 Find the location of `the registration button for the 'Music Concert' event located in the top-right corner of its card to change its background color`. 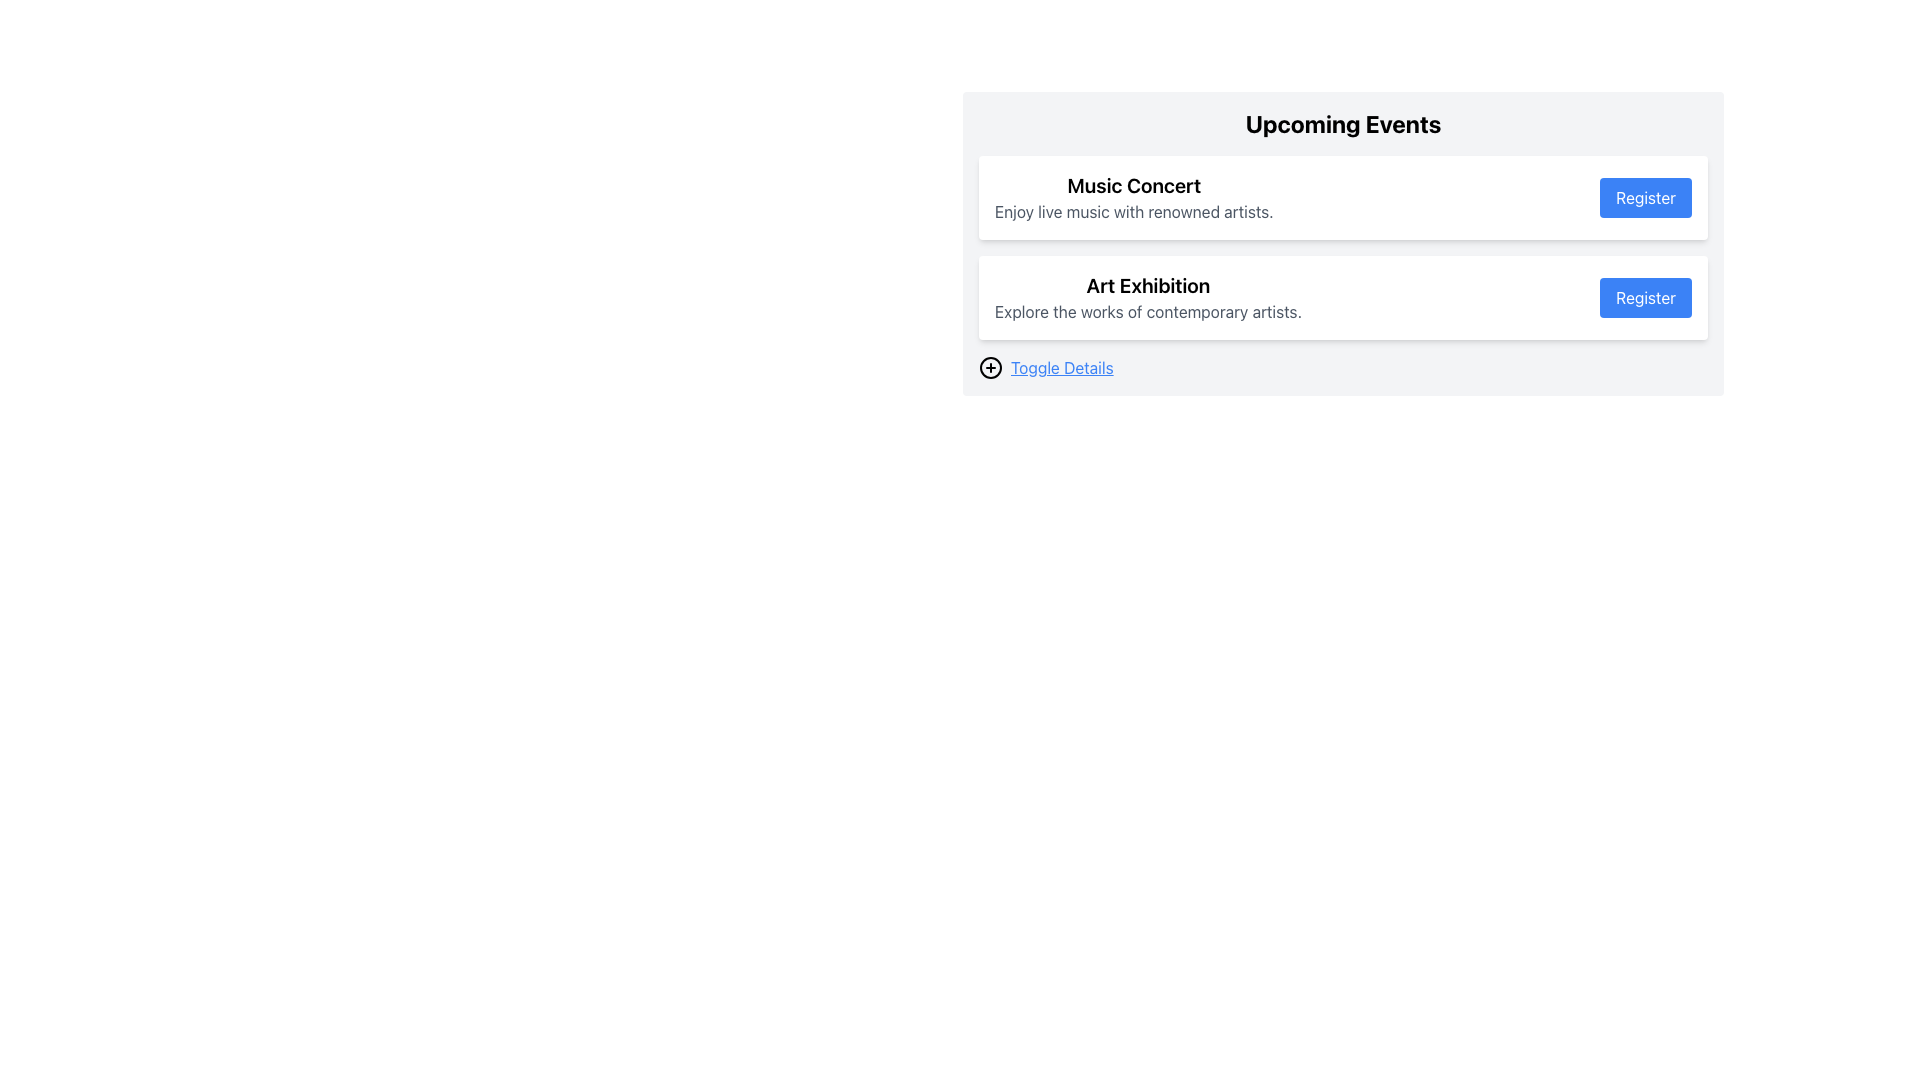

the registration button for the 'Music Concert' event located in the top-right corner of its card to change its background color is located at coordinates (1646, 197).